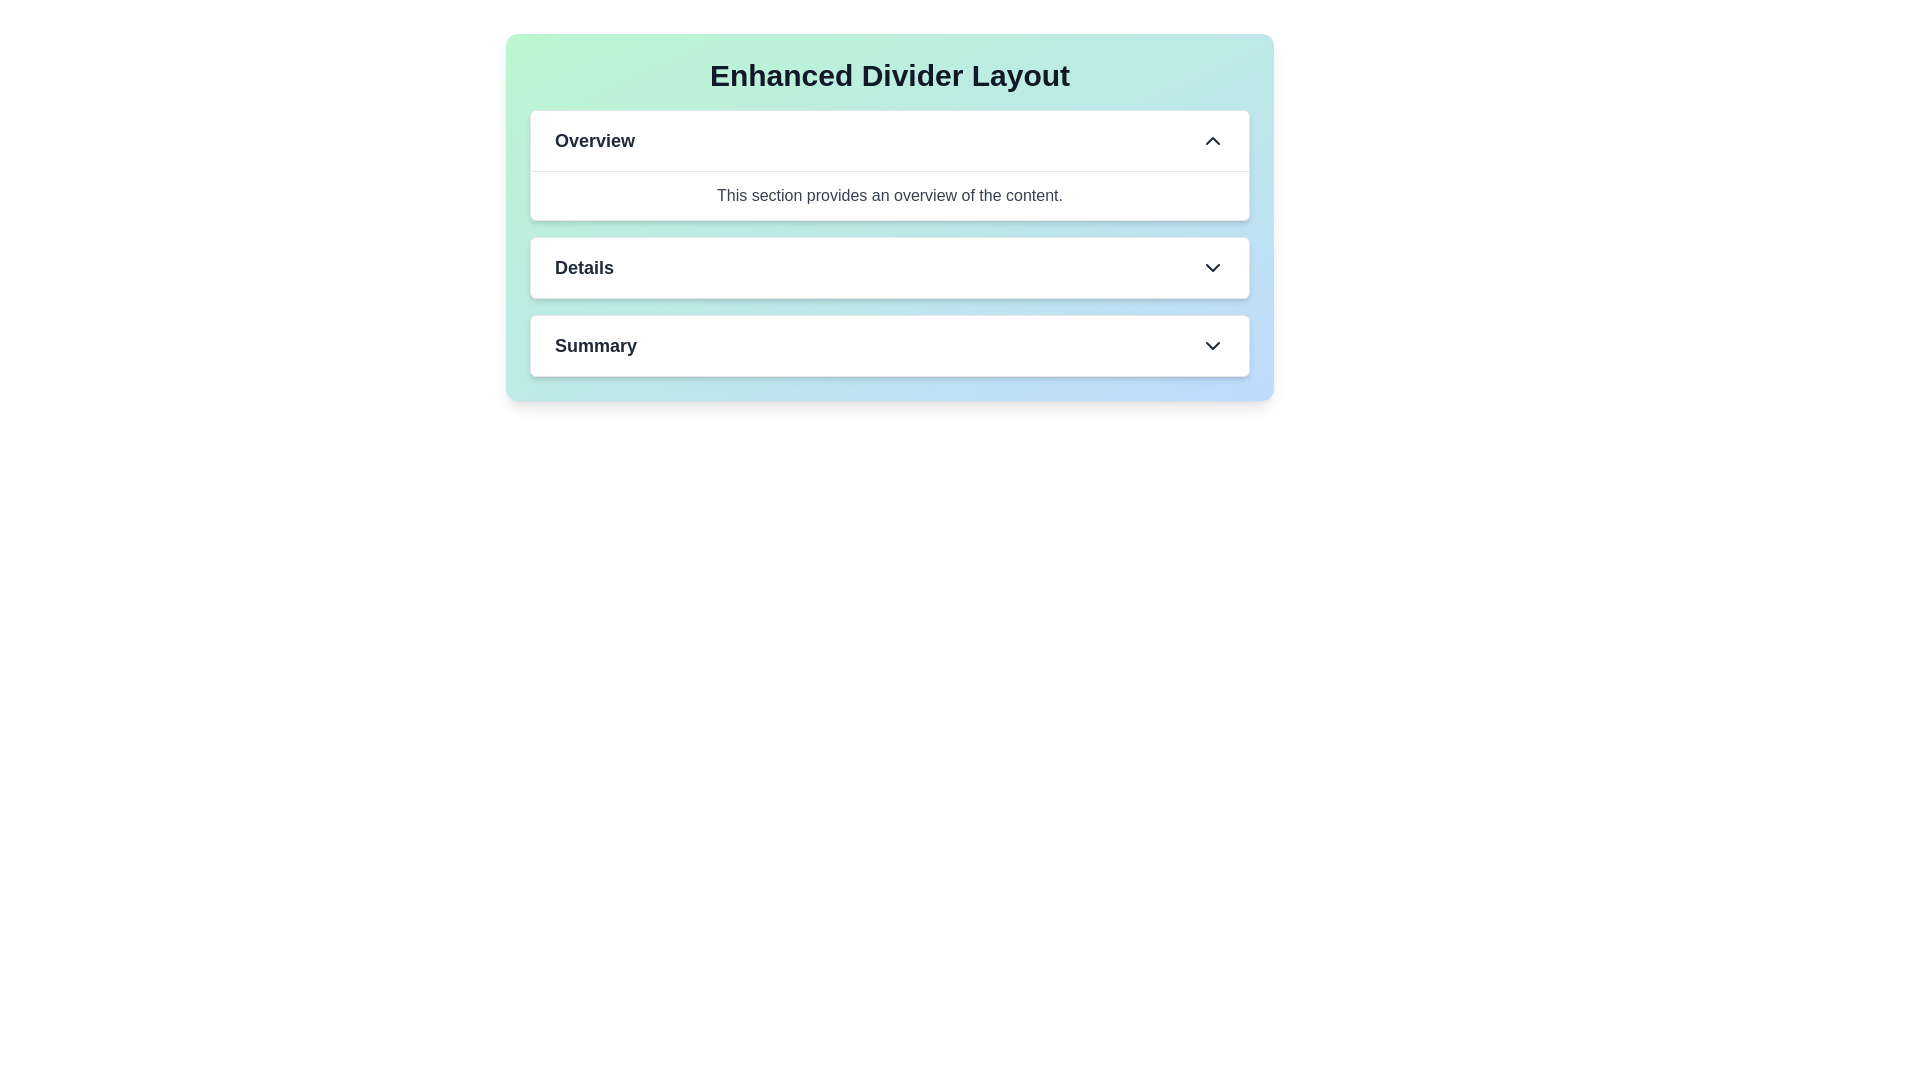  I want to click on informational text block that states 'This section provides an overview of the content.' It is styled with gray text and appears below the 'Overview' header, so click(888, 195).